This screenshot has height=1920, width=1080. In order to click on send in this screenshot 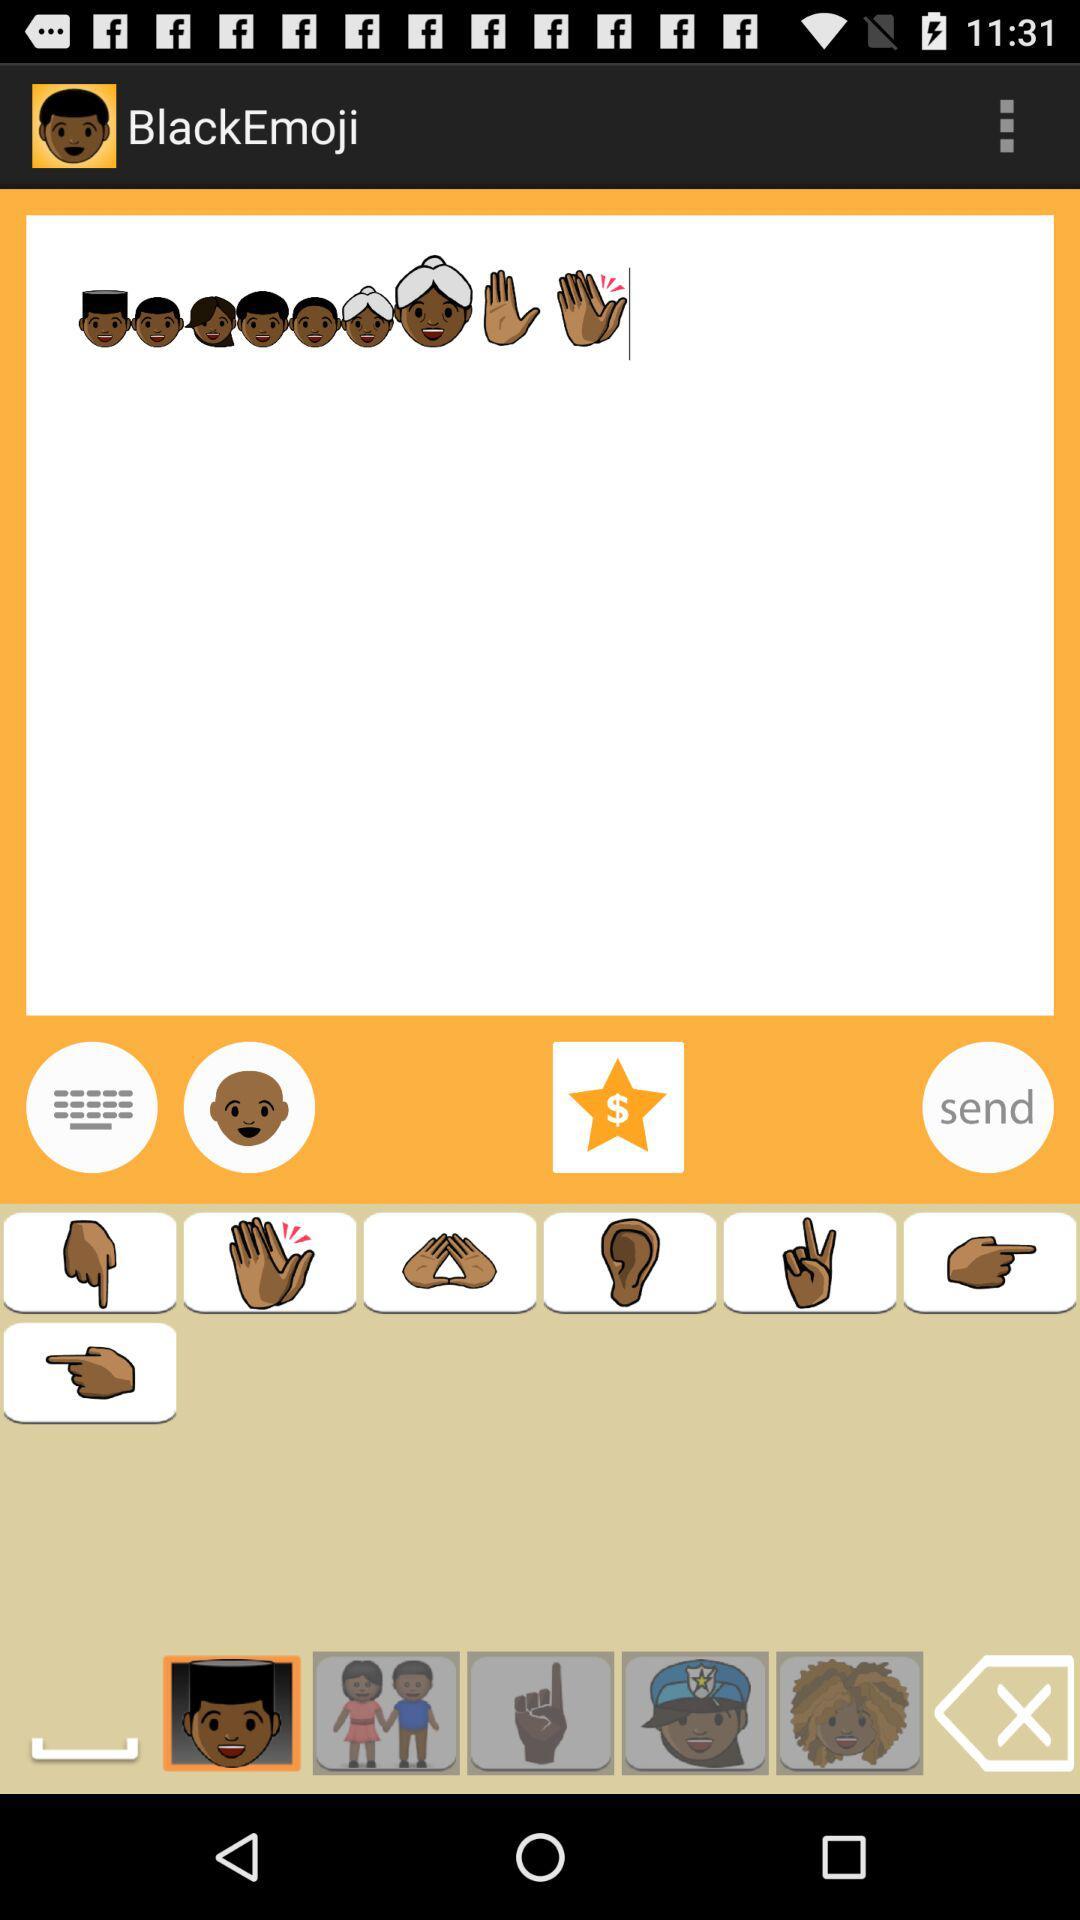, I will do `click(987, 1106)`.